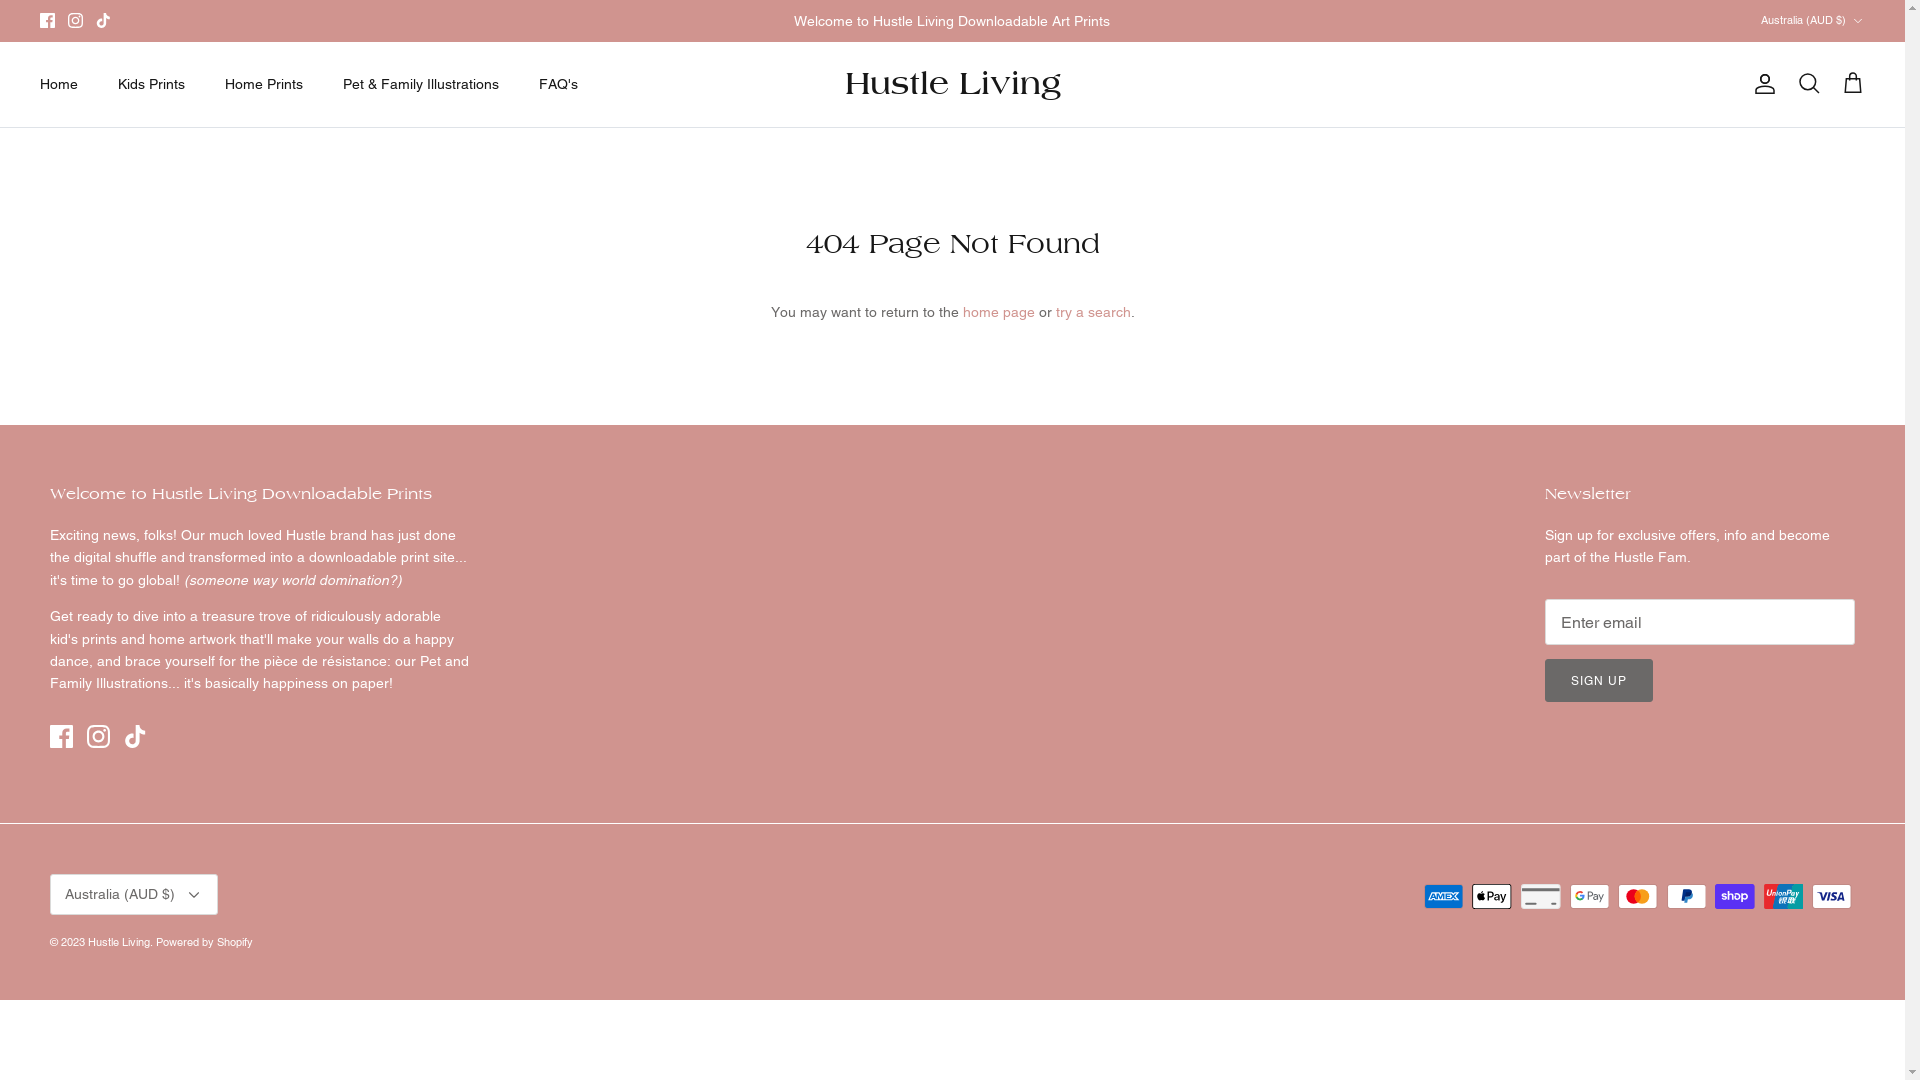 This screenshot has height=1080, width=1920. I want to click on 'Cart', so click(1851, 83).